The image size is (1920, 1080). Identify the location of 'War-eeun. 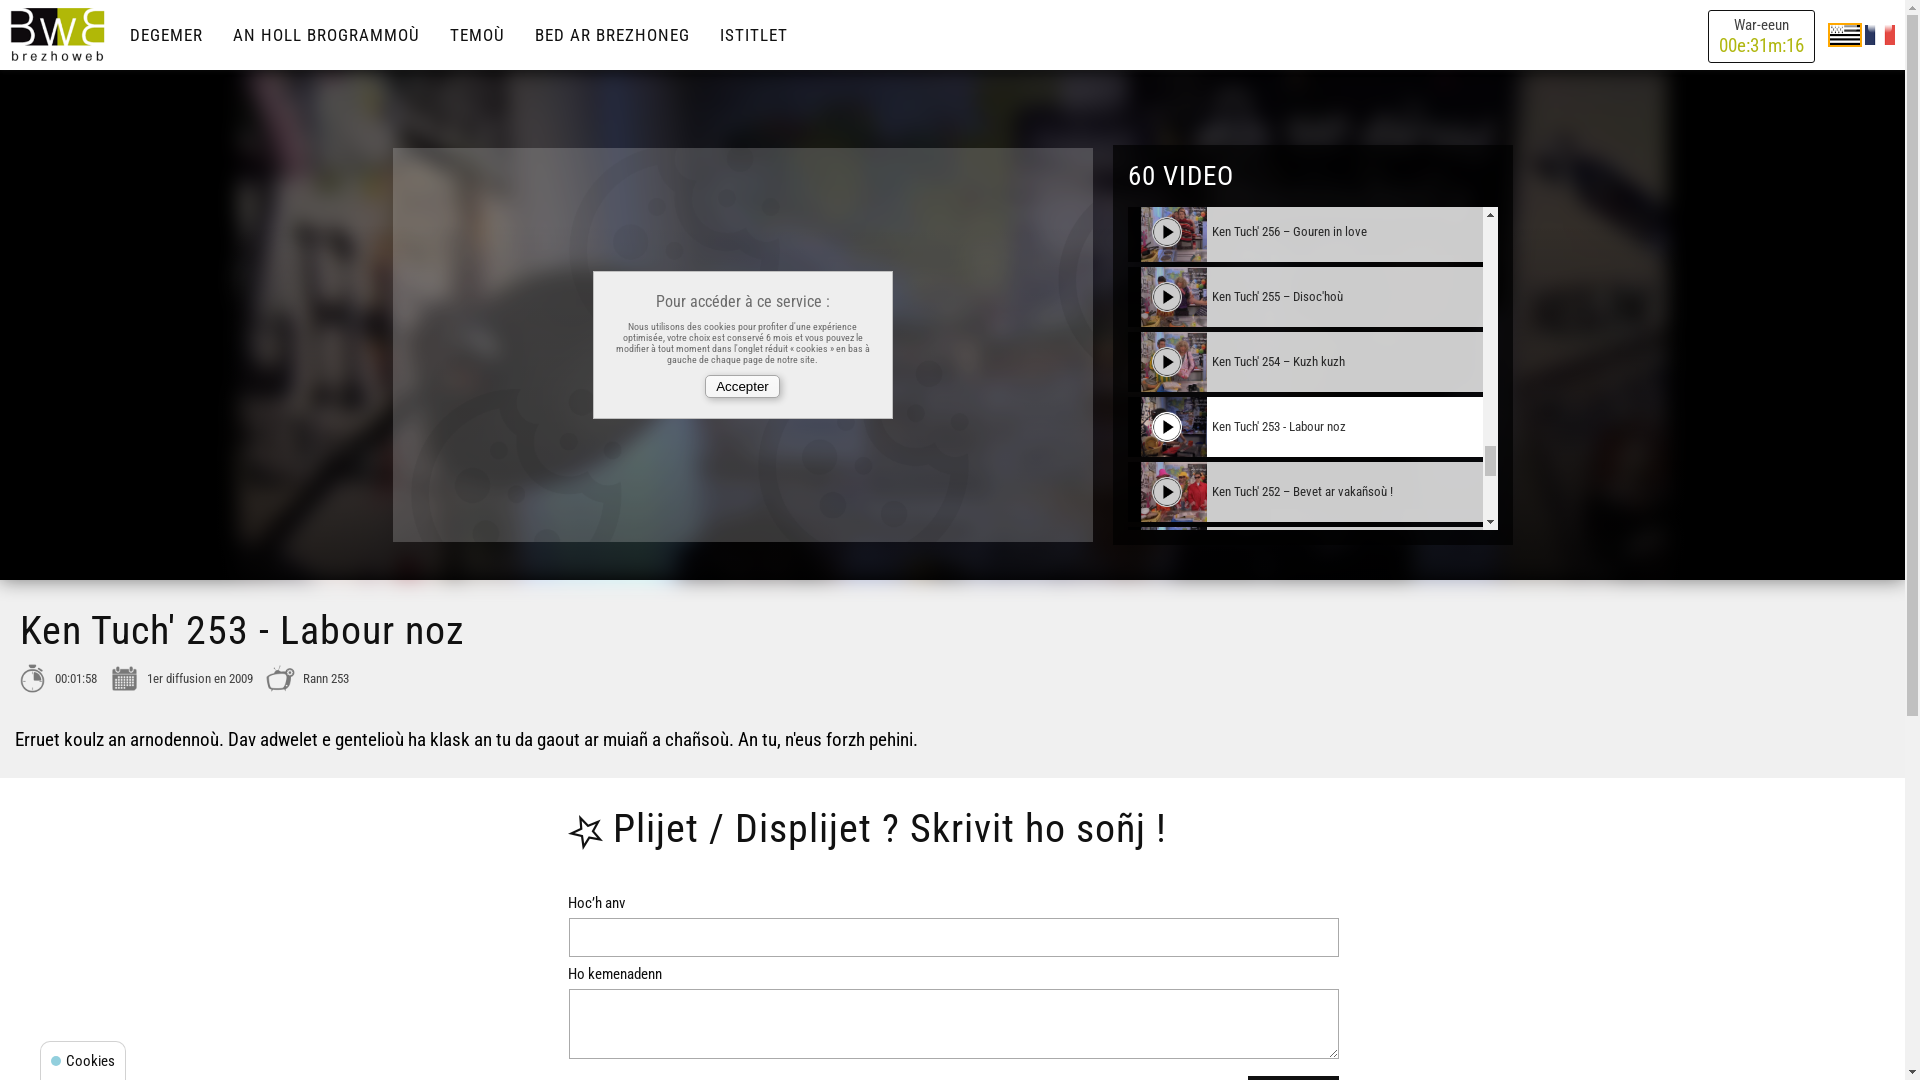
(1761, 36).